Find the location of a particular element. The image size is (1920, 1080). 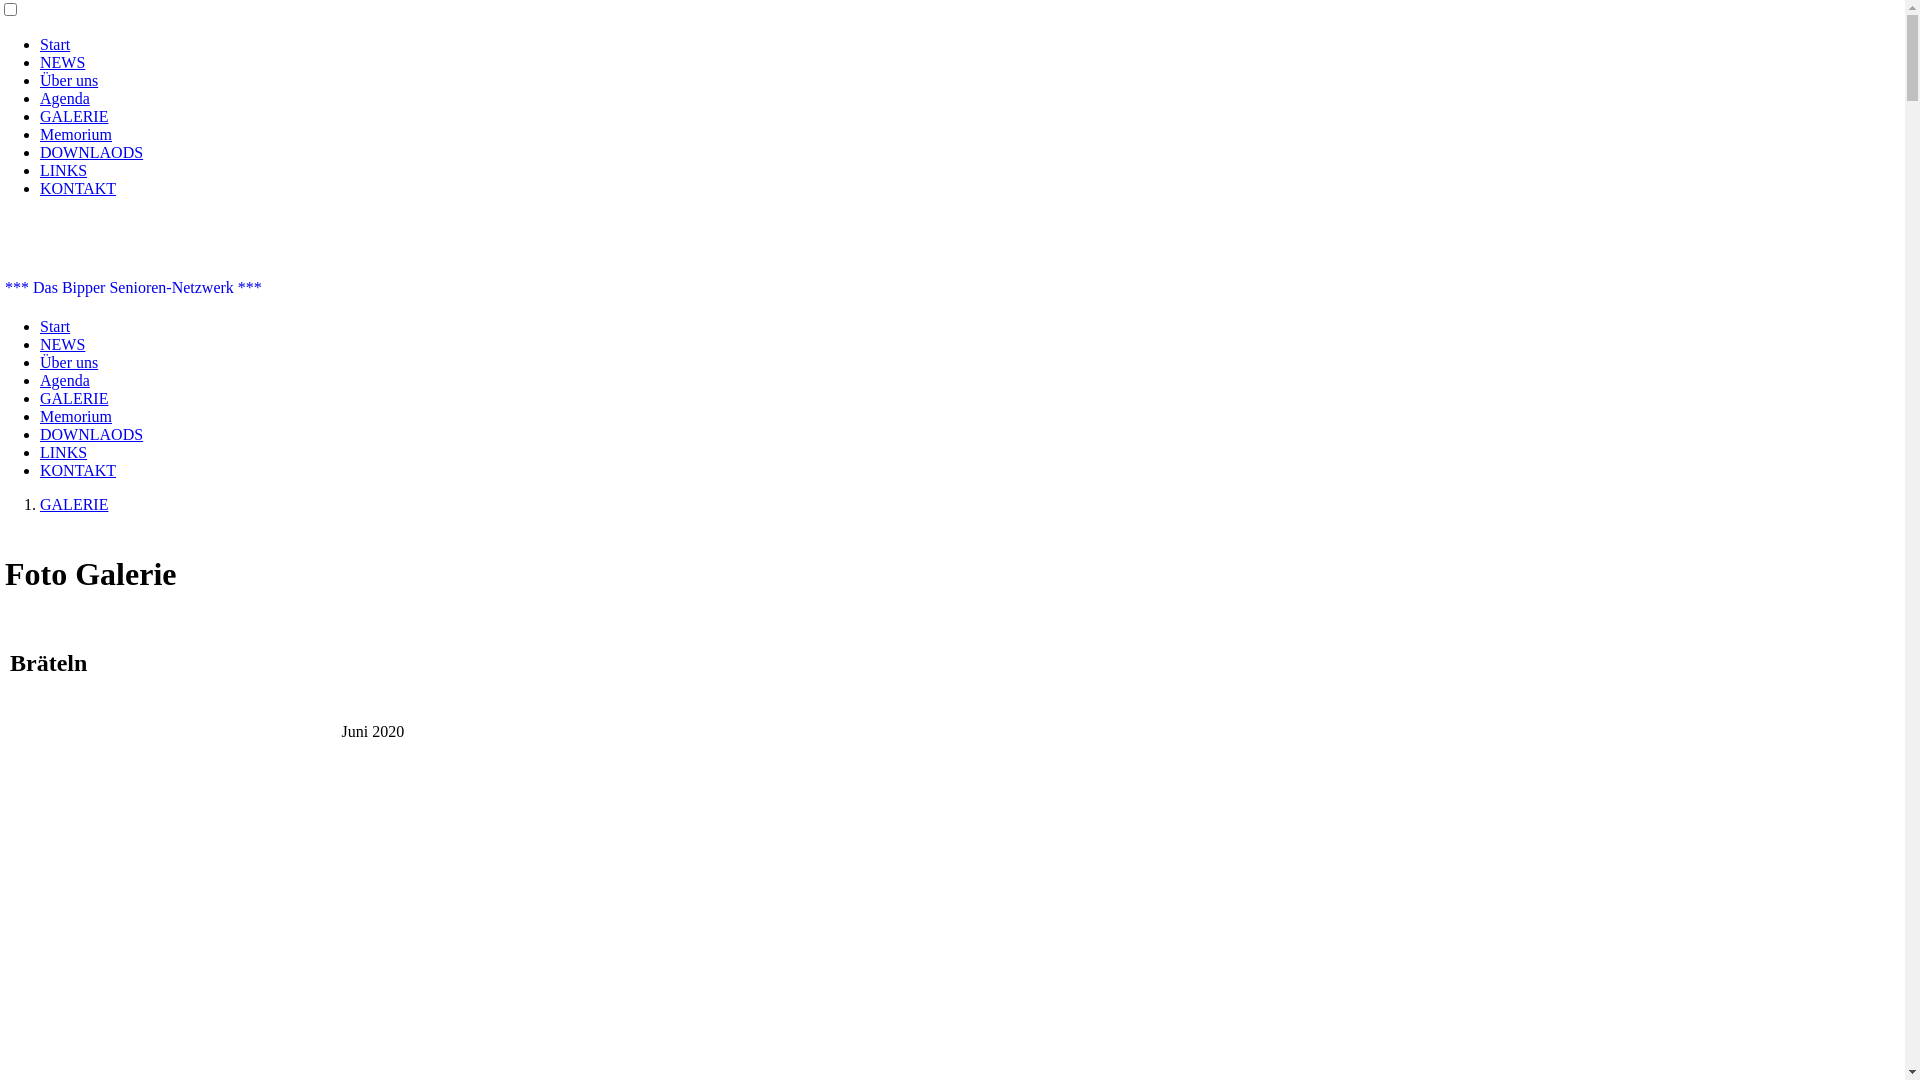

'KONTAKT' is located at coordinates (77, 470).